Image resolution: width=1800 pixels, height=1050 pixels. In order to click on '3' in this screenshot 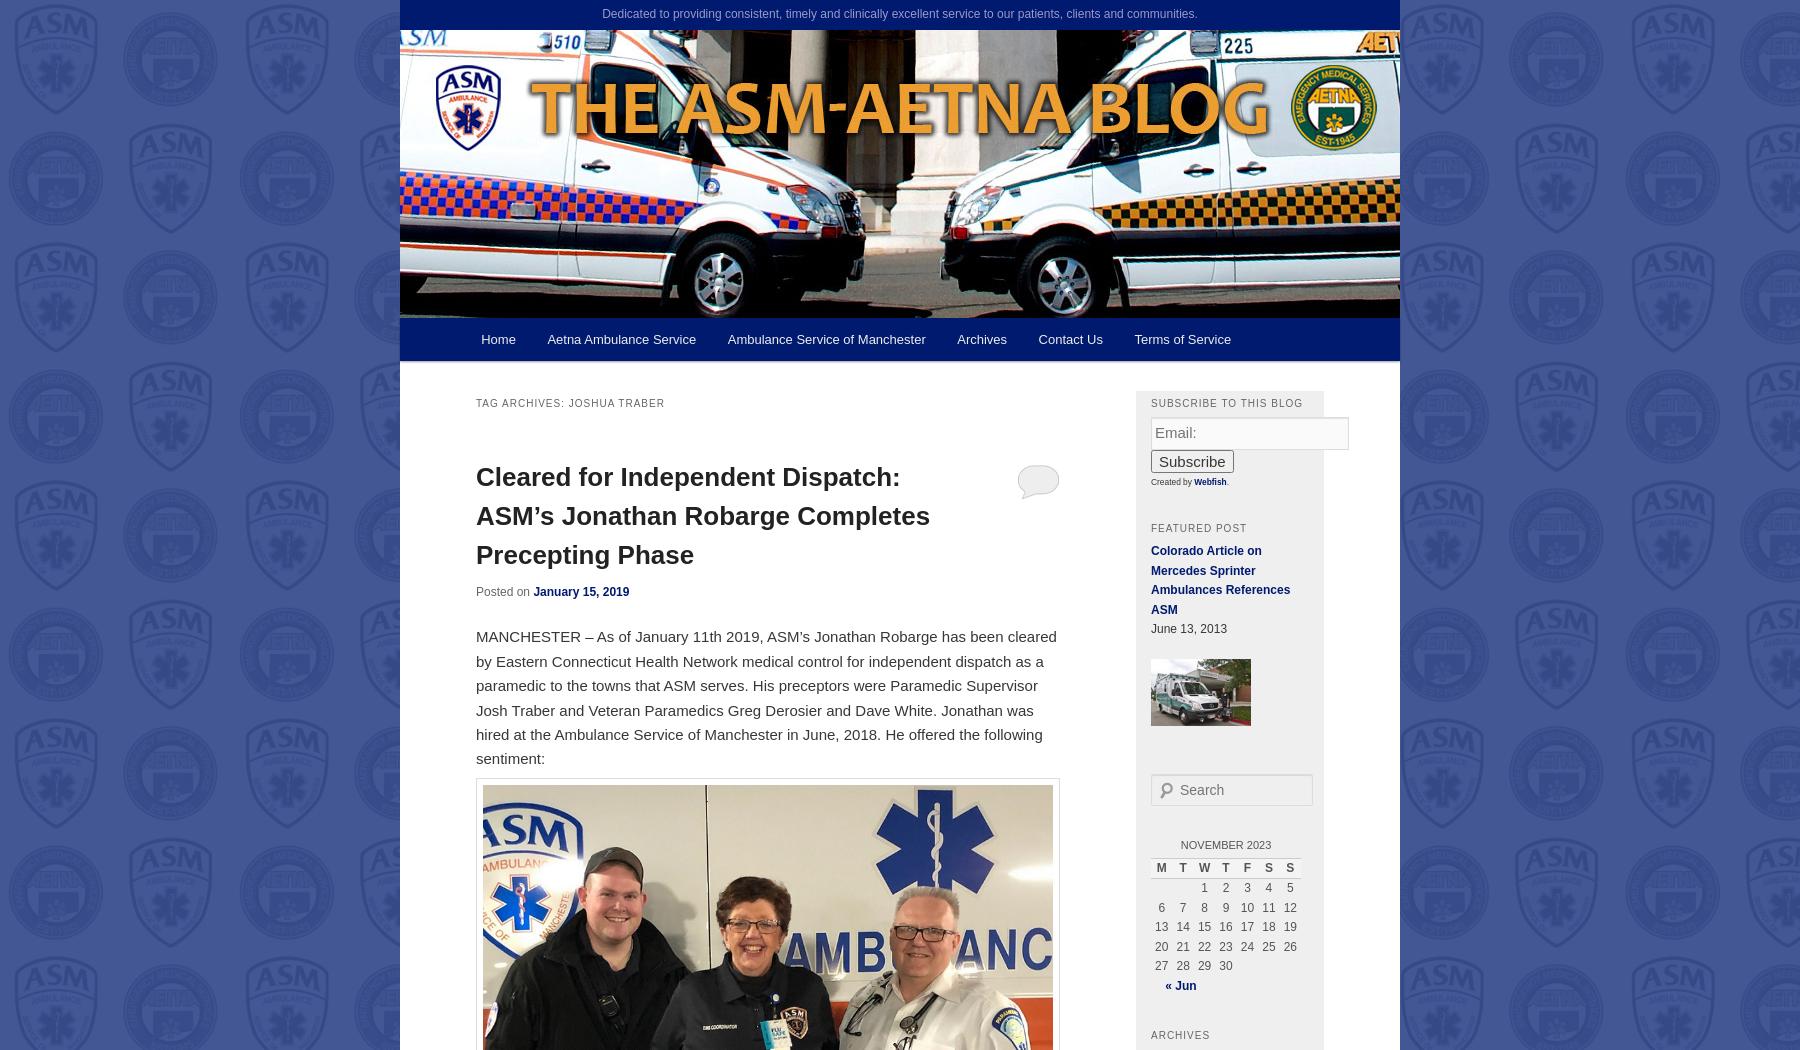, I will do `click(1247, 886)`.